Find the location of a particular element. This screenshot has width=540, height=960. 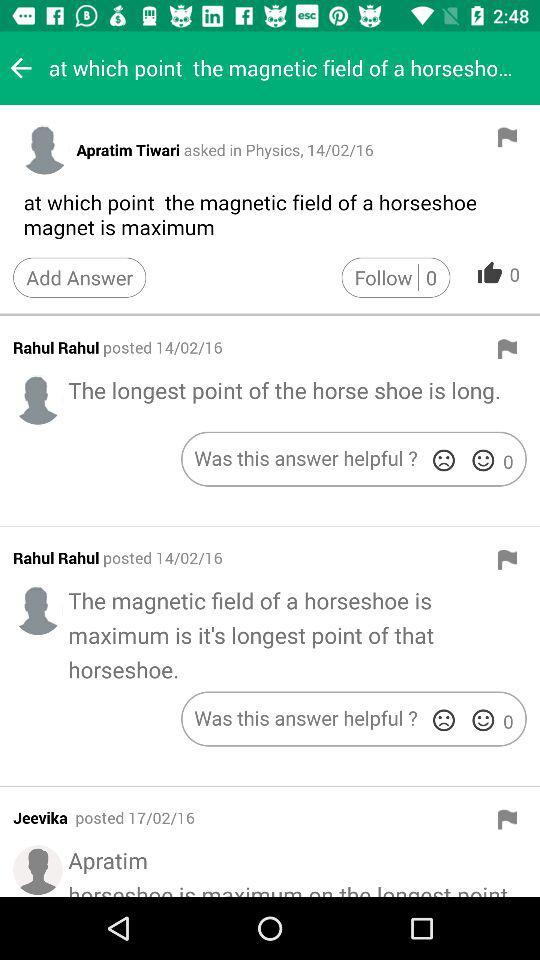

see profile is located at coordinates (44, 148).